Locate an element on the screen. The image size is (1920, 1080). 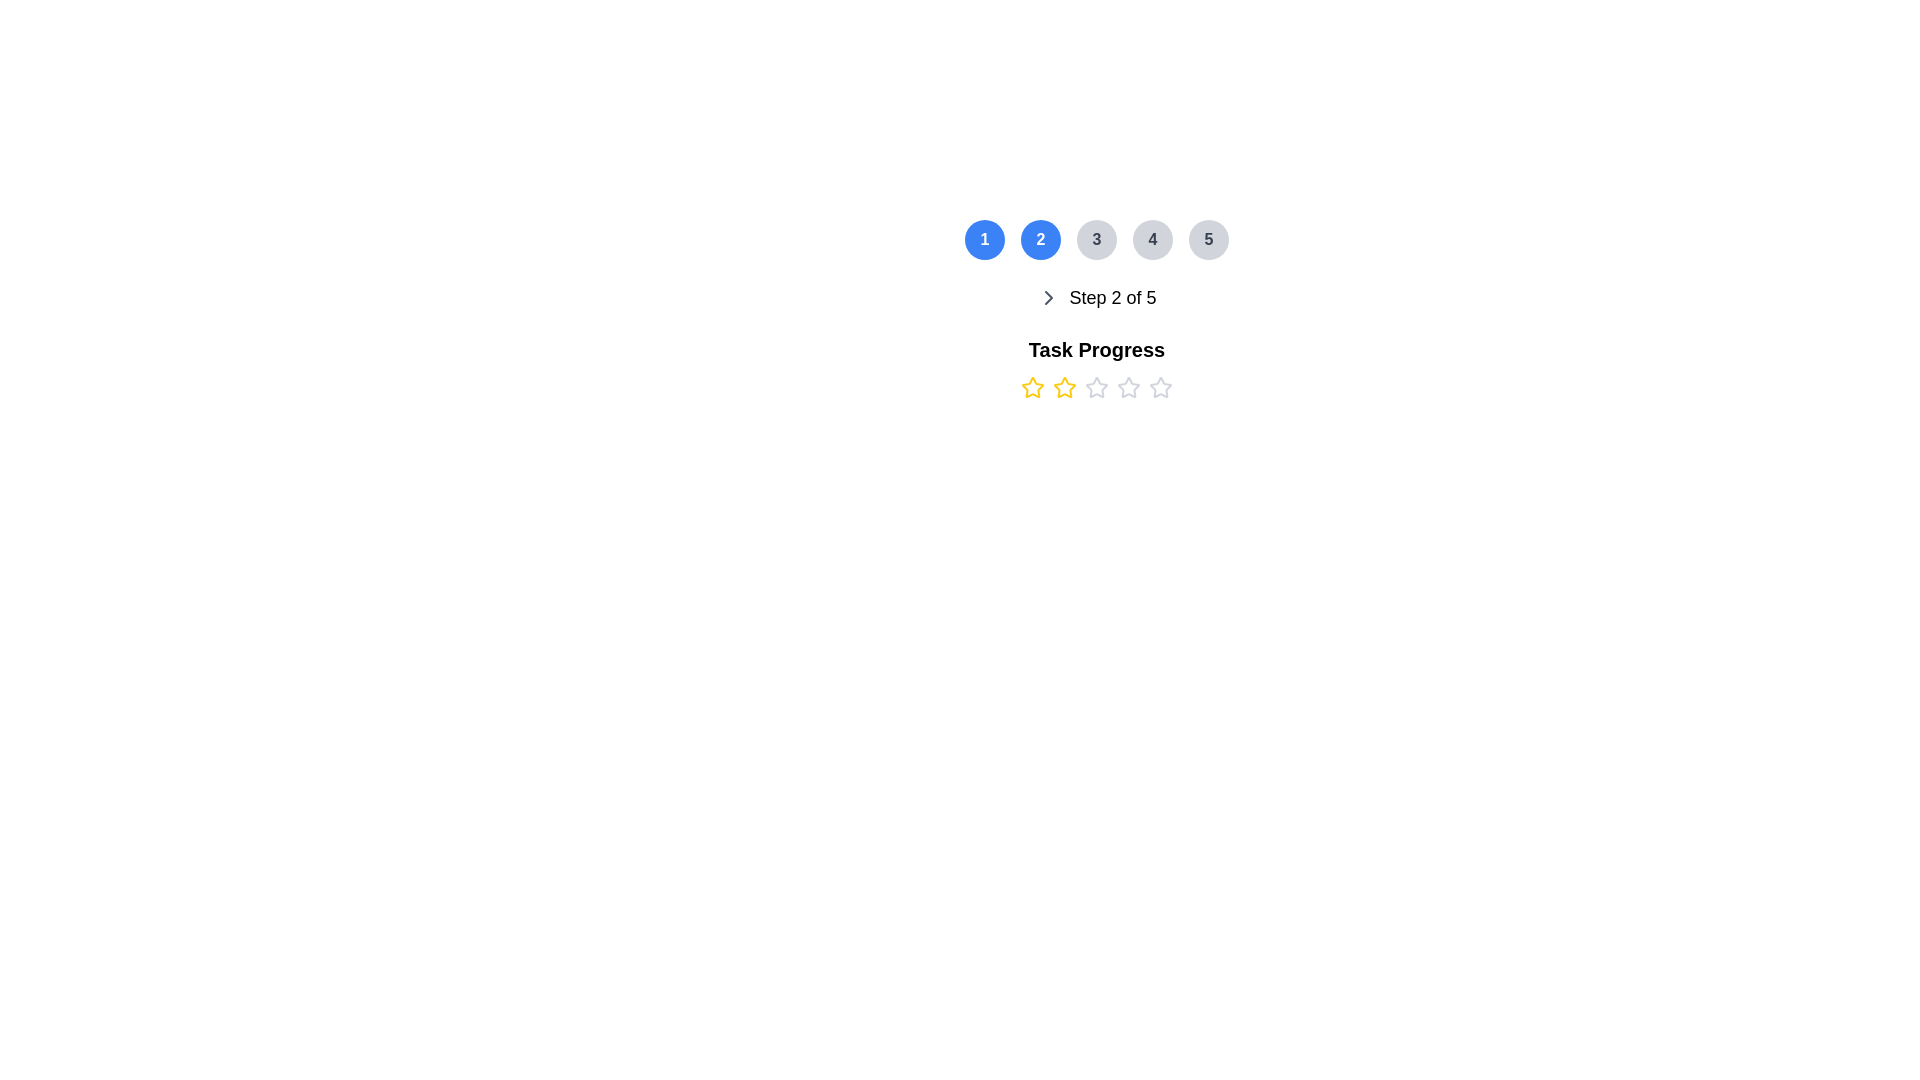
the fifth star icon, which is light gray and outlined, in the rating system to rate it is located at coordinates (1160, 386).